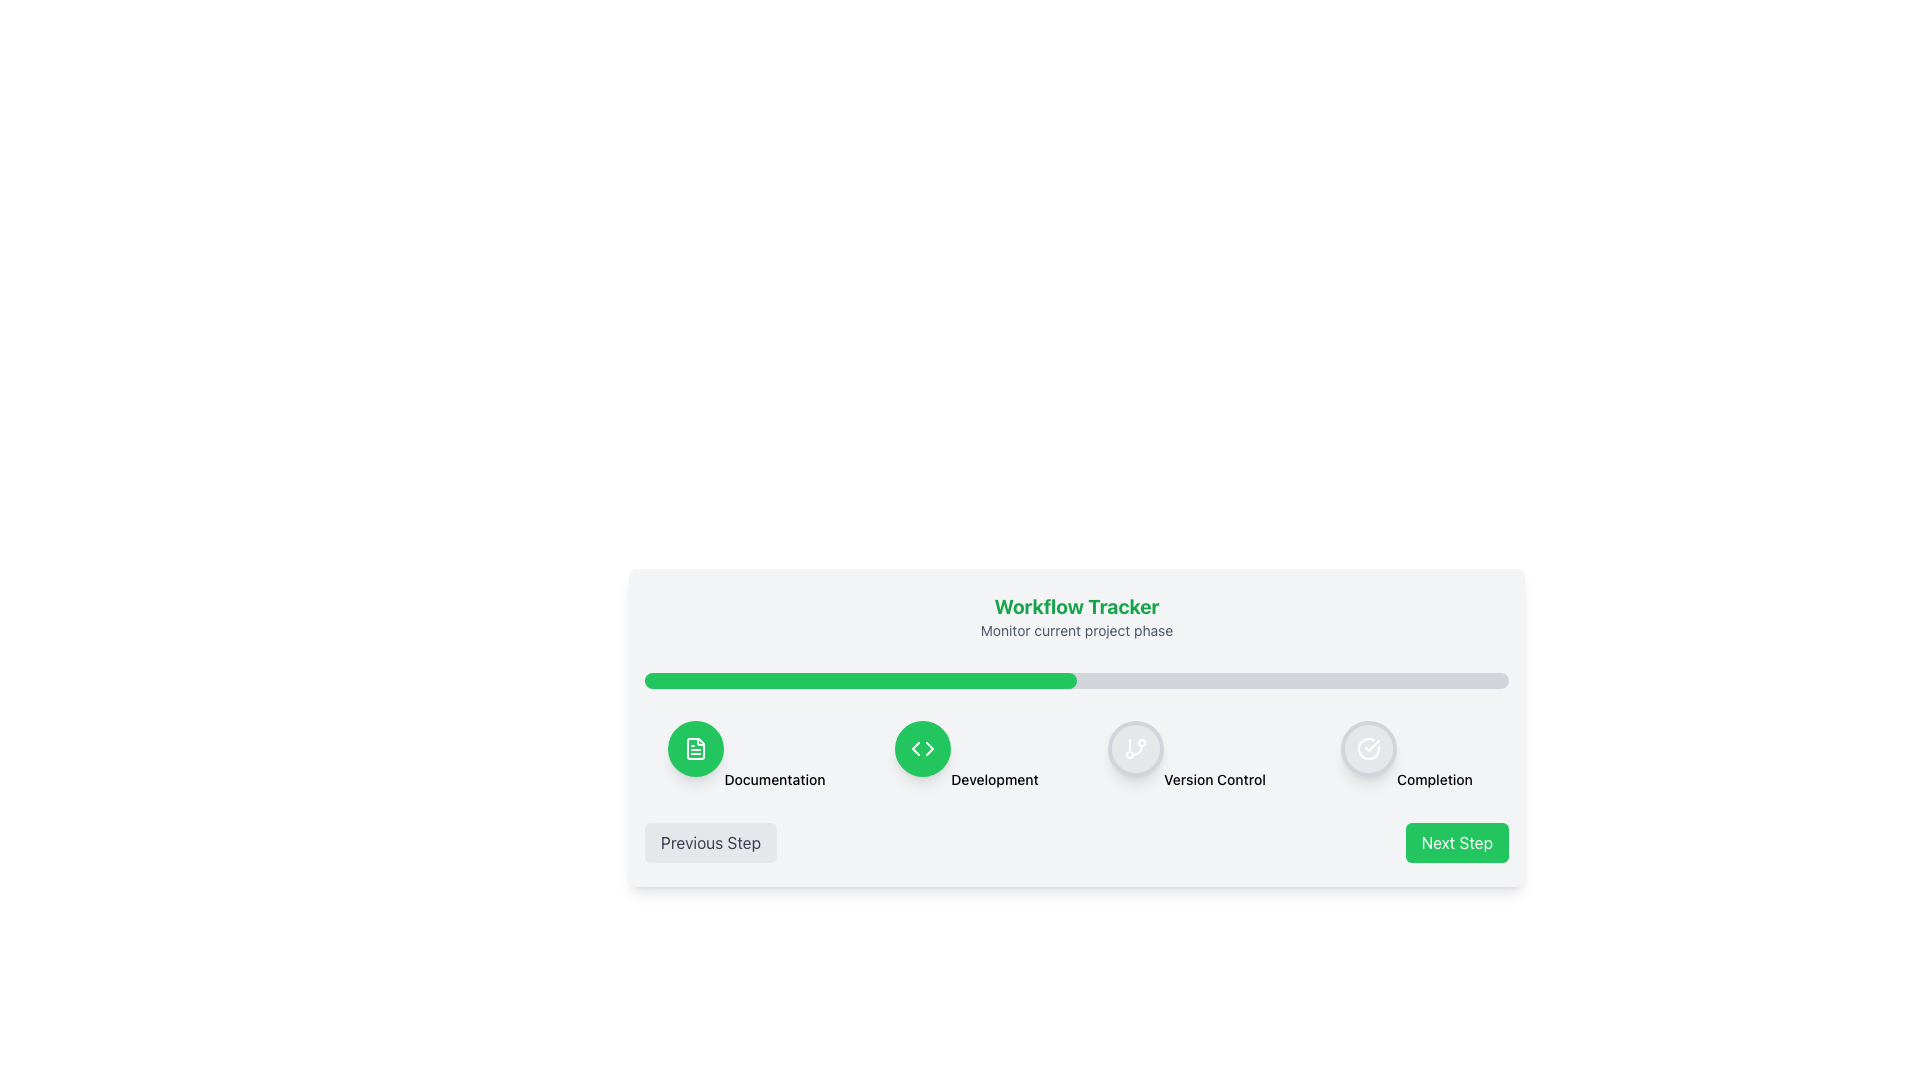 This screenshot has height=1080, width=1920. Describe the element at coordinates (746, 756) in the screenshot. I see `the Progress Indicator Phase Item` at that location.